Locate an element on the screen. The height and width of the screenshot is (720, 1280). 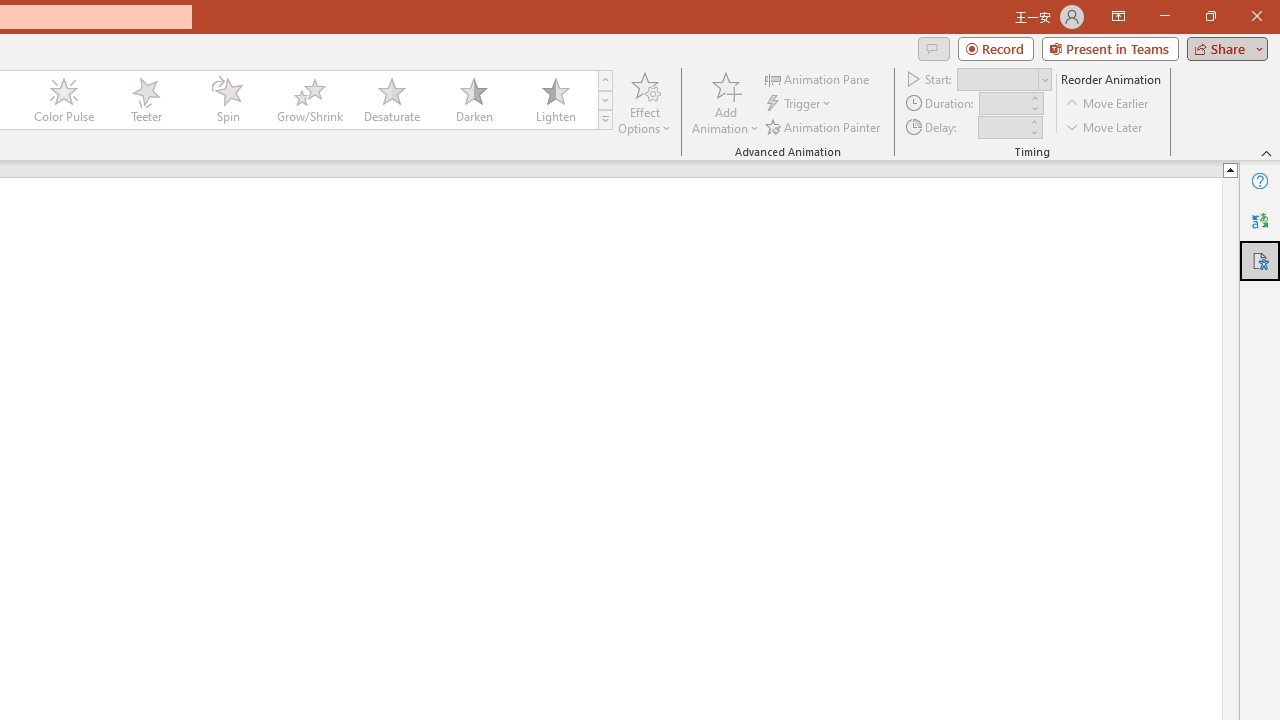
'Animation Duration' is located at coordinates (1003, 103).